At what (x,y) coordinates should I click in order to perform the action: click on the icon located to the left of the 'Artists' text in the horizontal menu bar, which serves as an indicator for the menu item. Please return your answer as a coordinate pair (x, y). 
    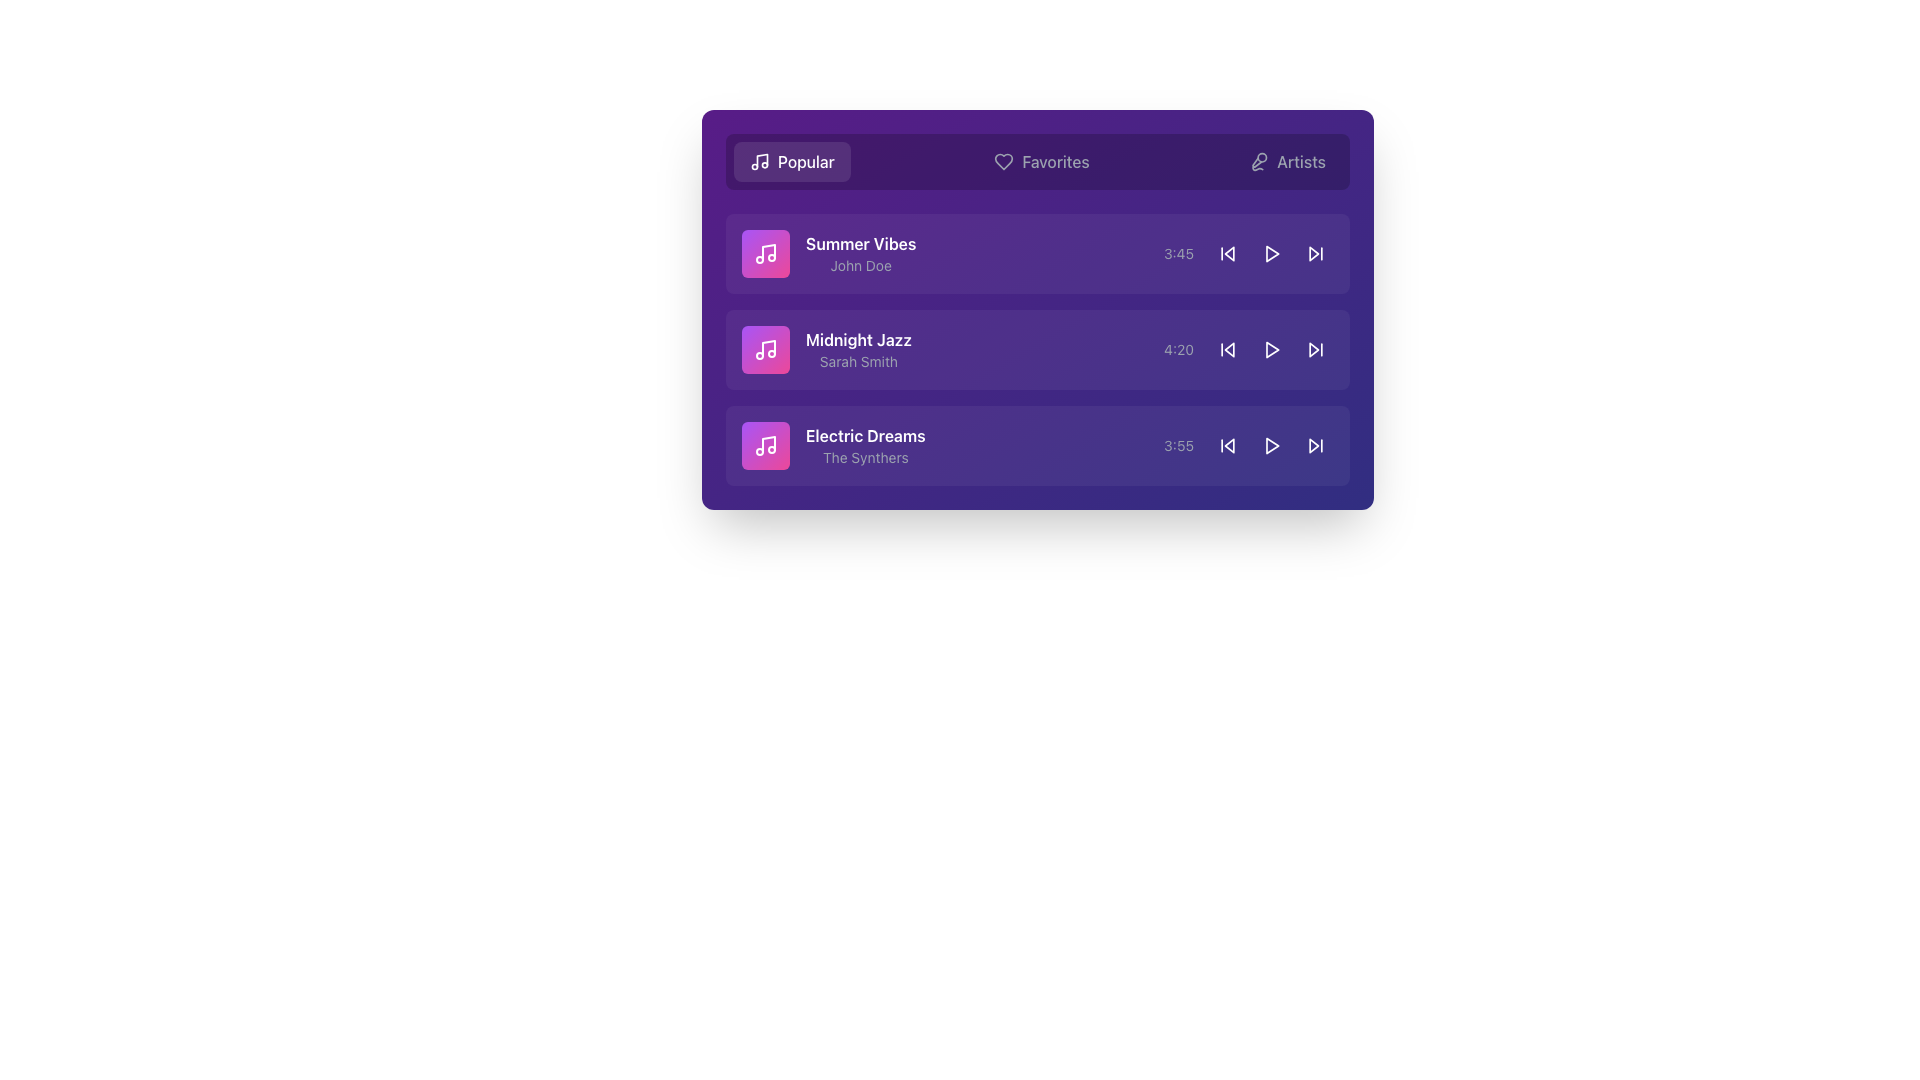
    Looking at the image, I should click on (1258, 161).